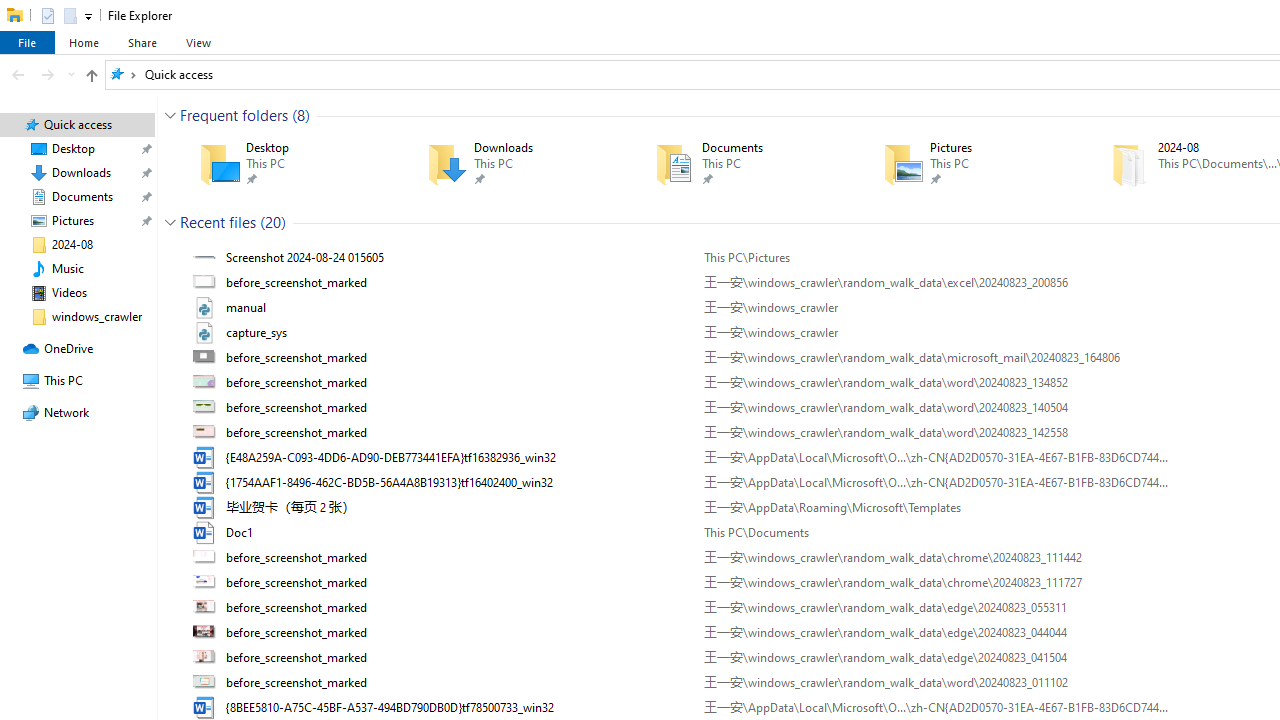 The height and width of the screenshot is (720, 1280). Describe the element at coordinates (90, 74) in the screenshot. I see `'Up to "Desktop" (Alt + Up Arrow)'` at that location.